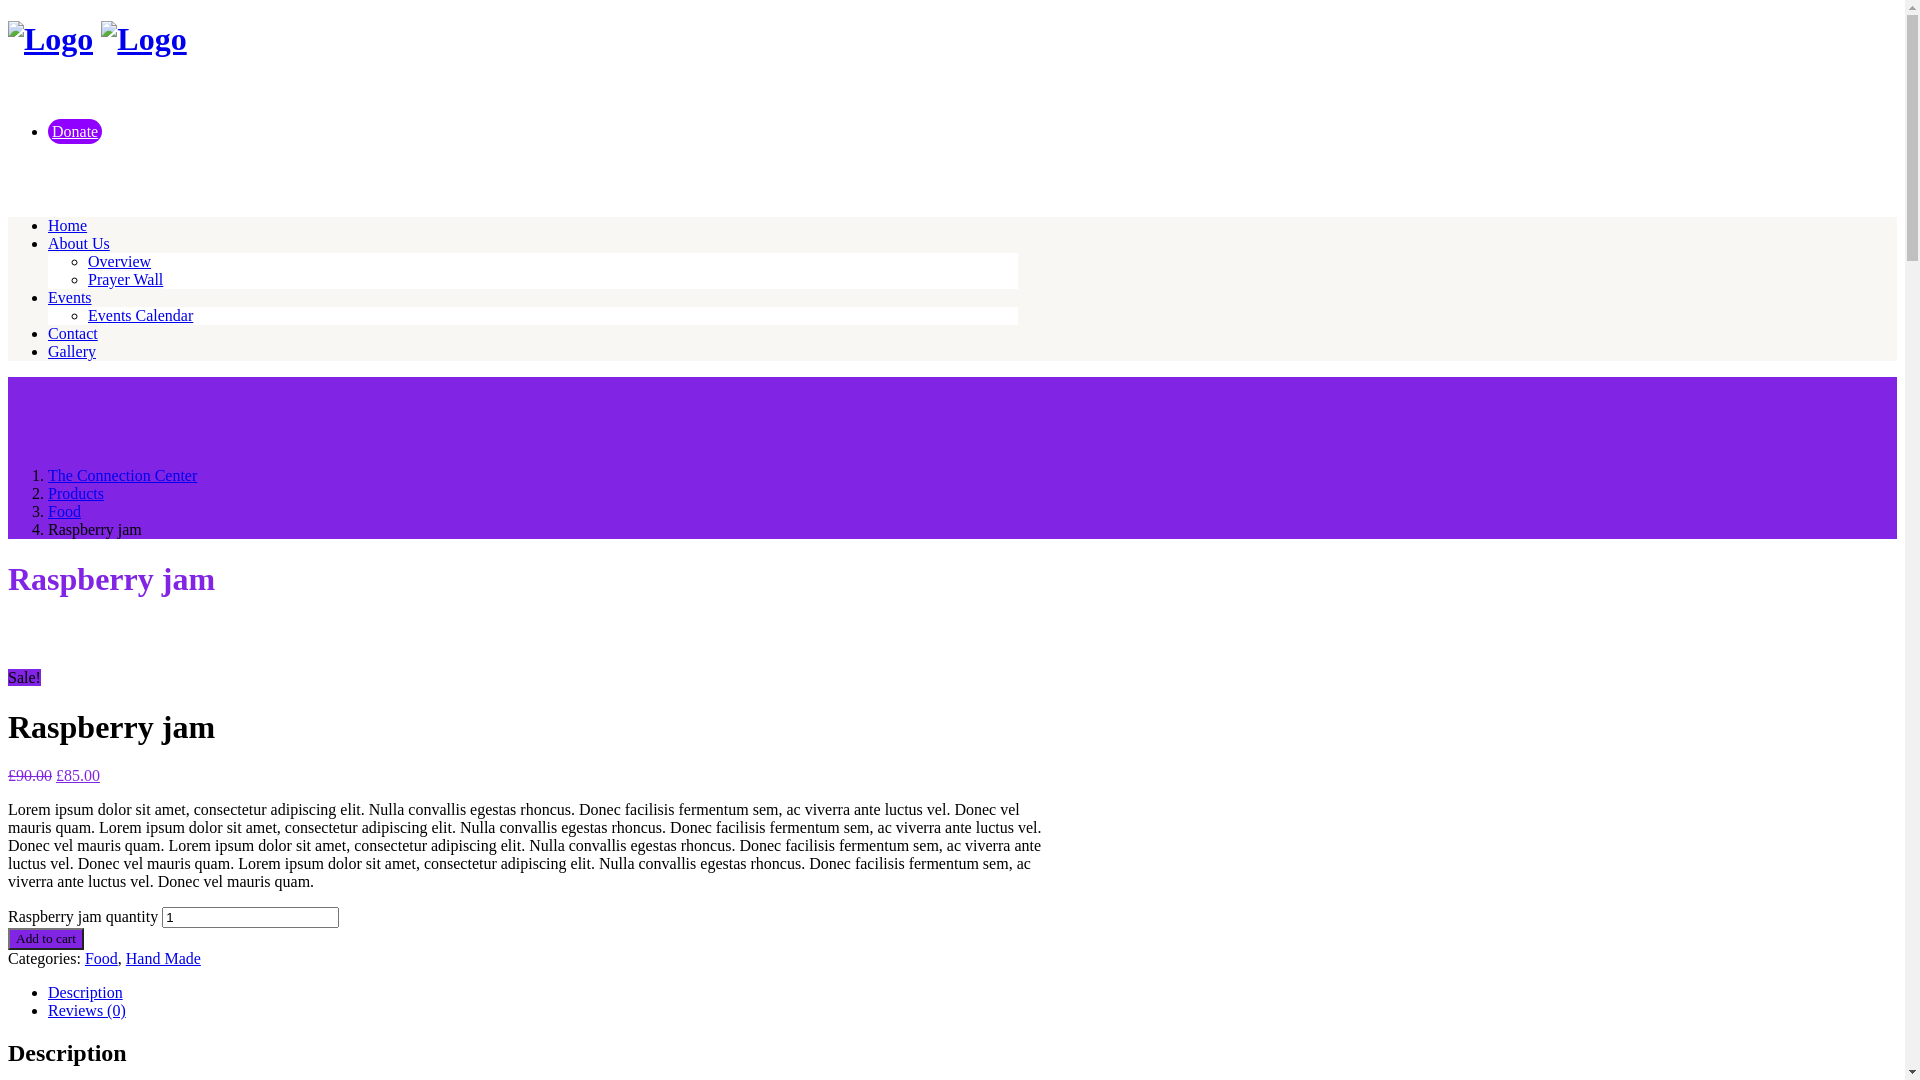 Image resolution: width=1920 pixels, height=1080 pixels. Describe the element at coordinates (84, 957) in the screenshot. I see `'Food'` at that location.